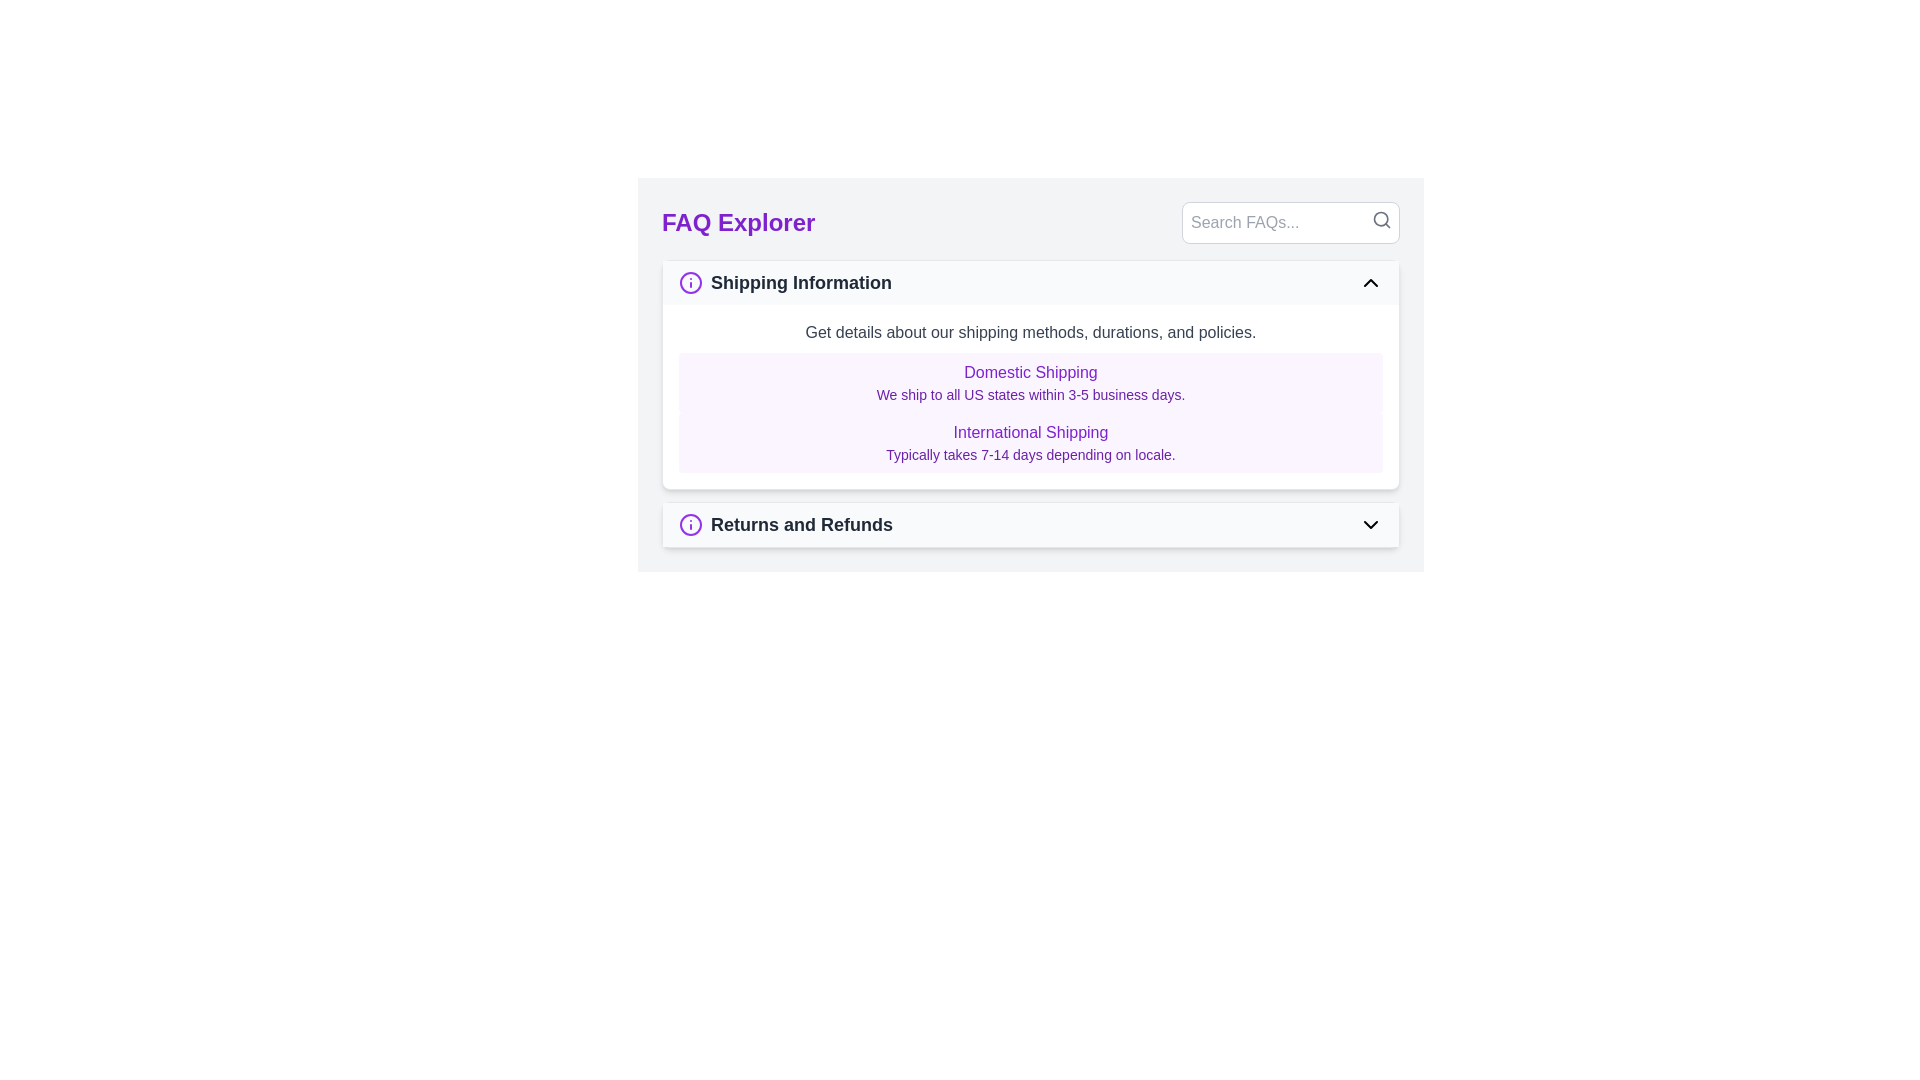 The image size is (1920, 1080). What do you see at coordinates (785, 523) in the screenshot?
I see `the 'Returns and Refunds' text label, which is styled in bold and located to the left of a downward arrow icon within the FAQ Explorer interface` at bounding box center [785, 523].